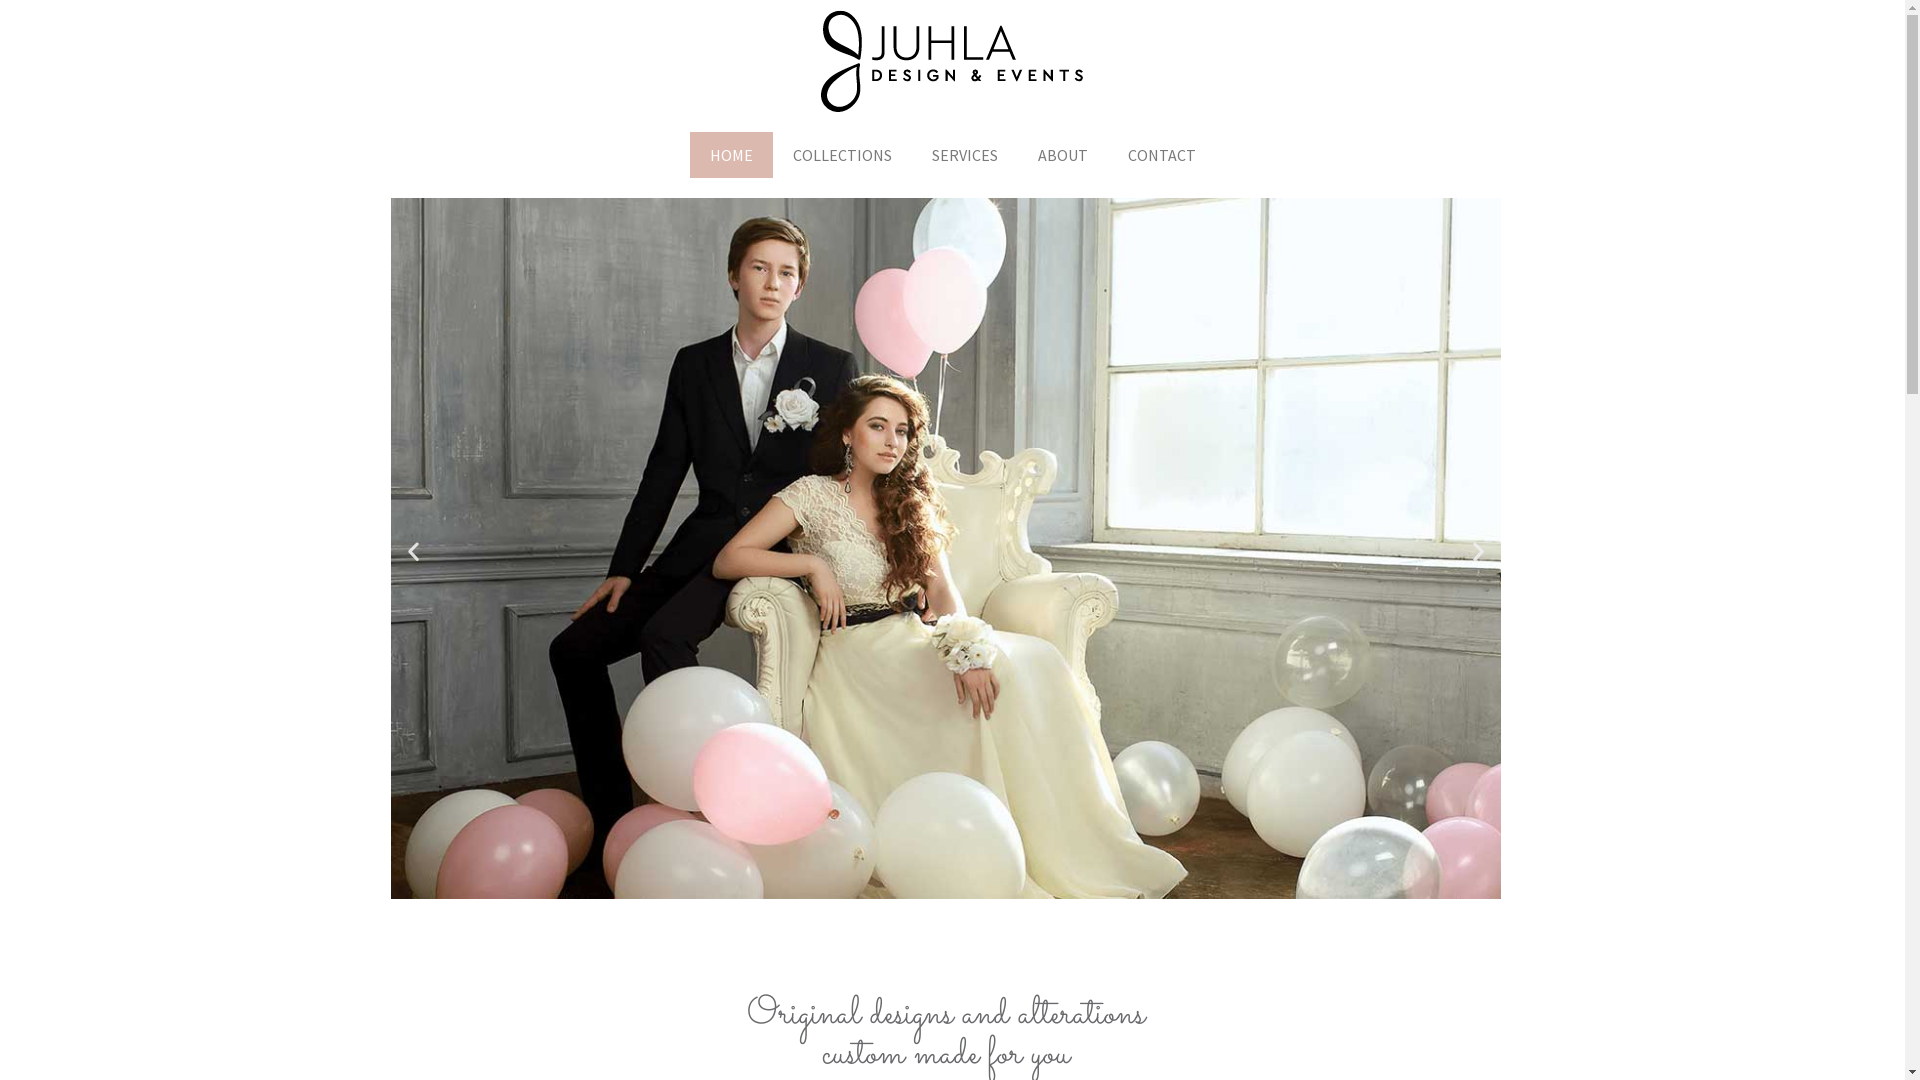  Describe the element at coordinates (1061, 153) in the screenshot. I see `'ABOUT'` at that location.